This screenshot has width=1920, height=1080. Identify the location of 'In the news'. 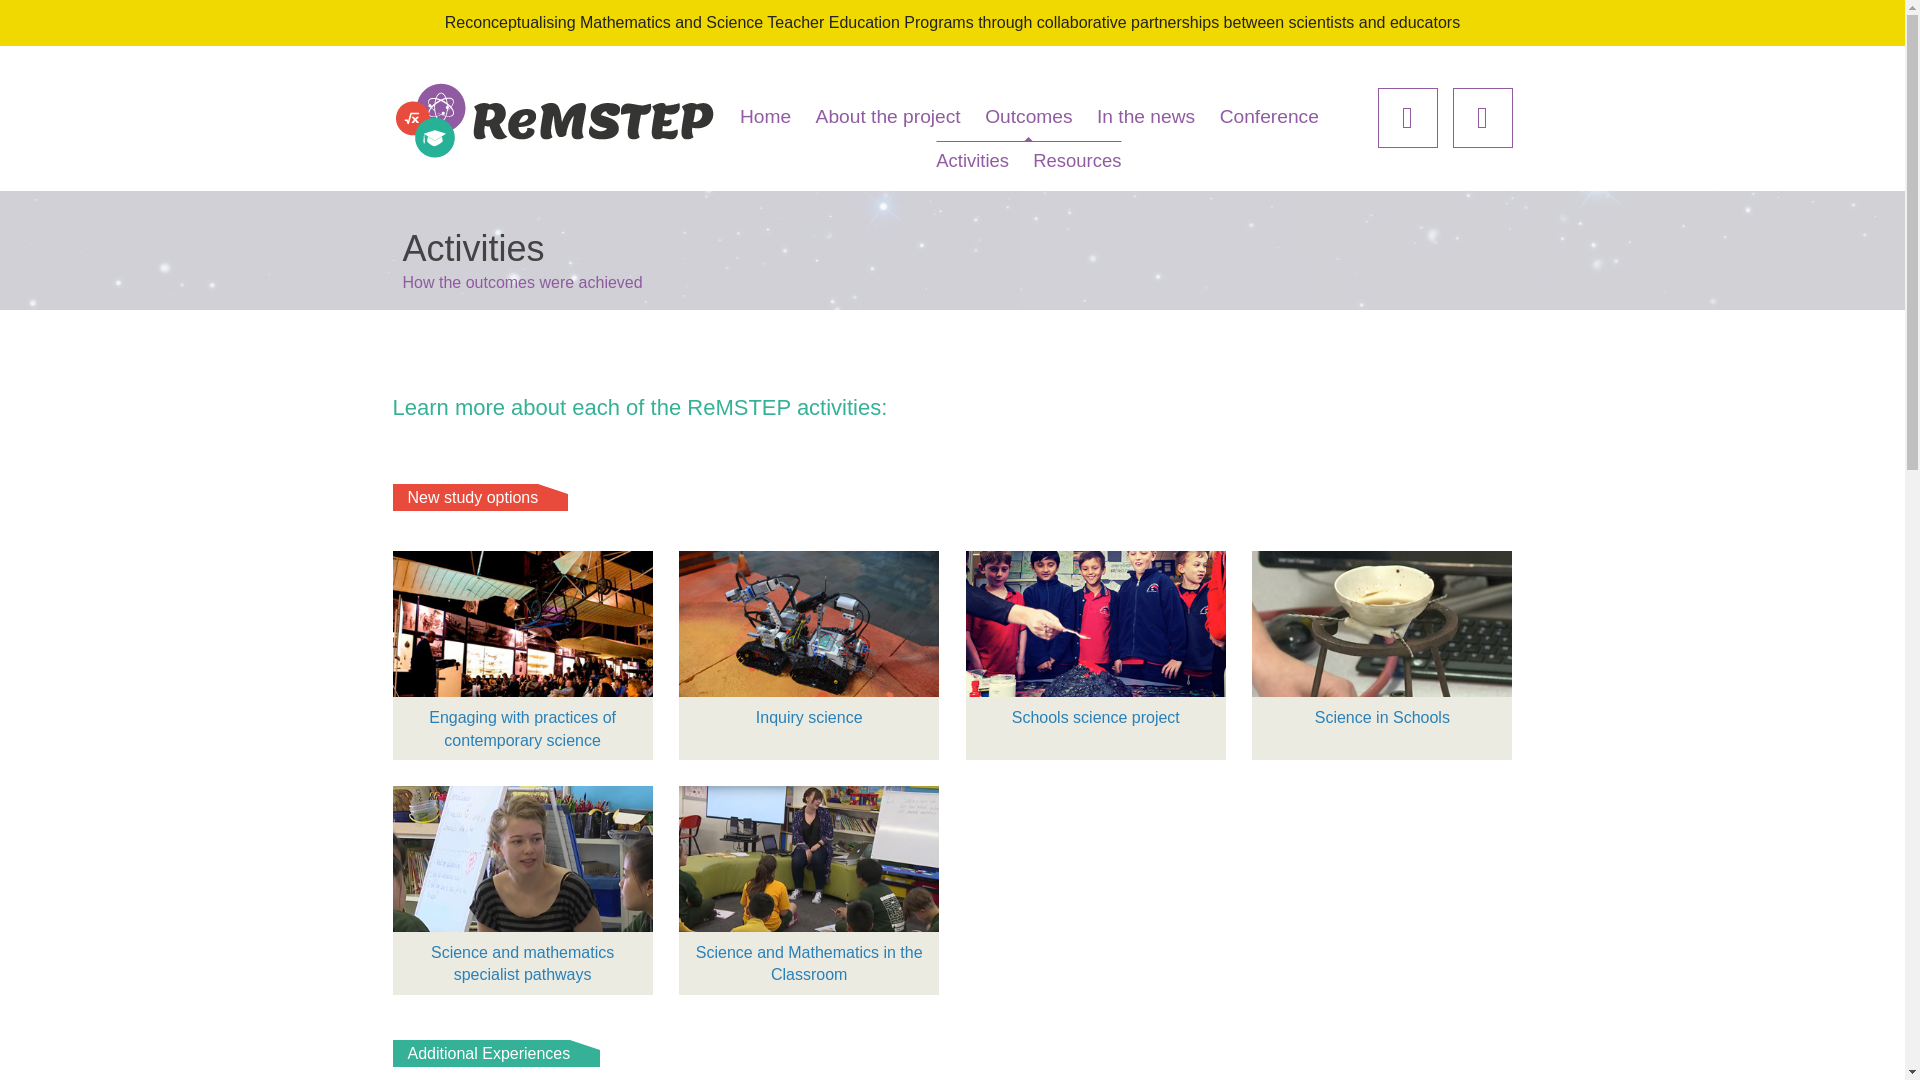
(1146, 116).